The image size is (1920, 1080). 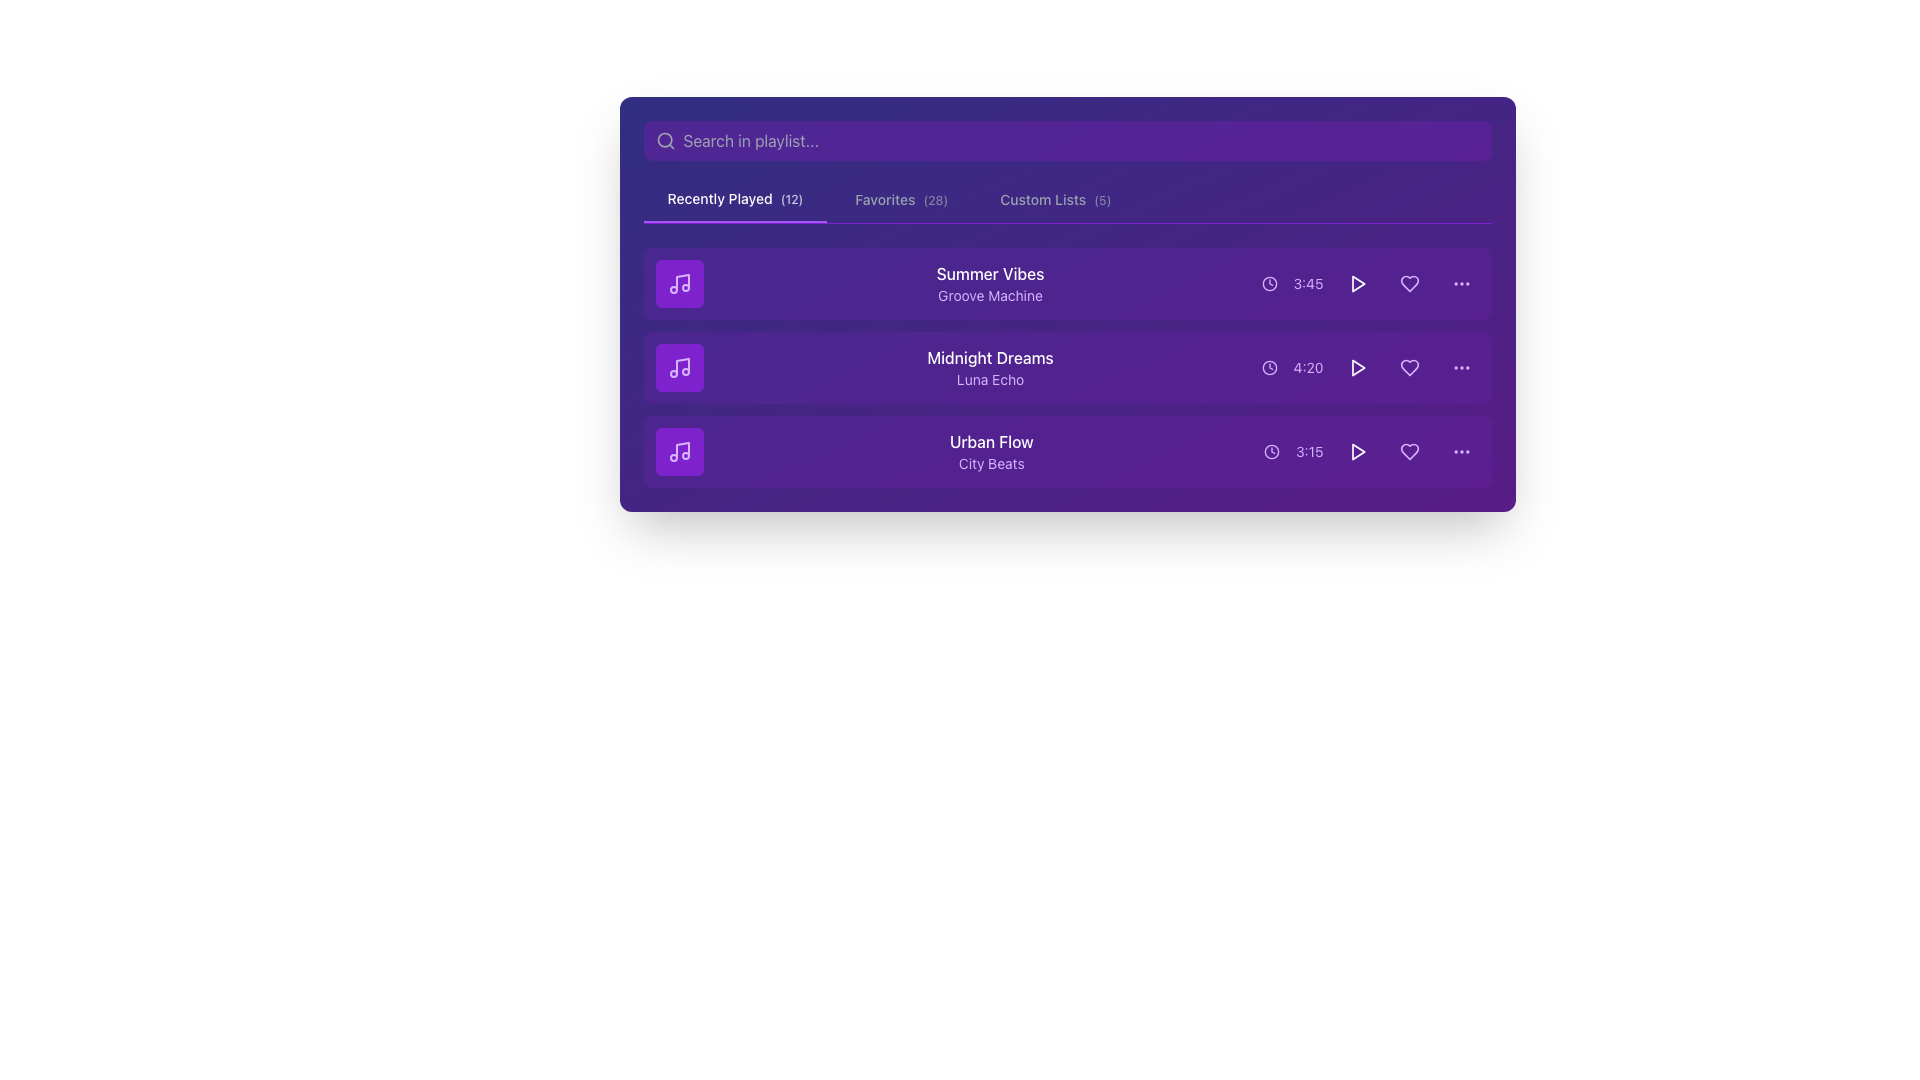 I want to click on the 'Play' button located, so click(x=1357, y=451).